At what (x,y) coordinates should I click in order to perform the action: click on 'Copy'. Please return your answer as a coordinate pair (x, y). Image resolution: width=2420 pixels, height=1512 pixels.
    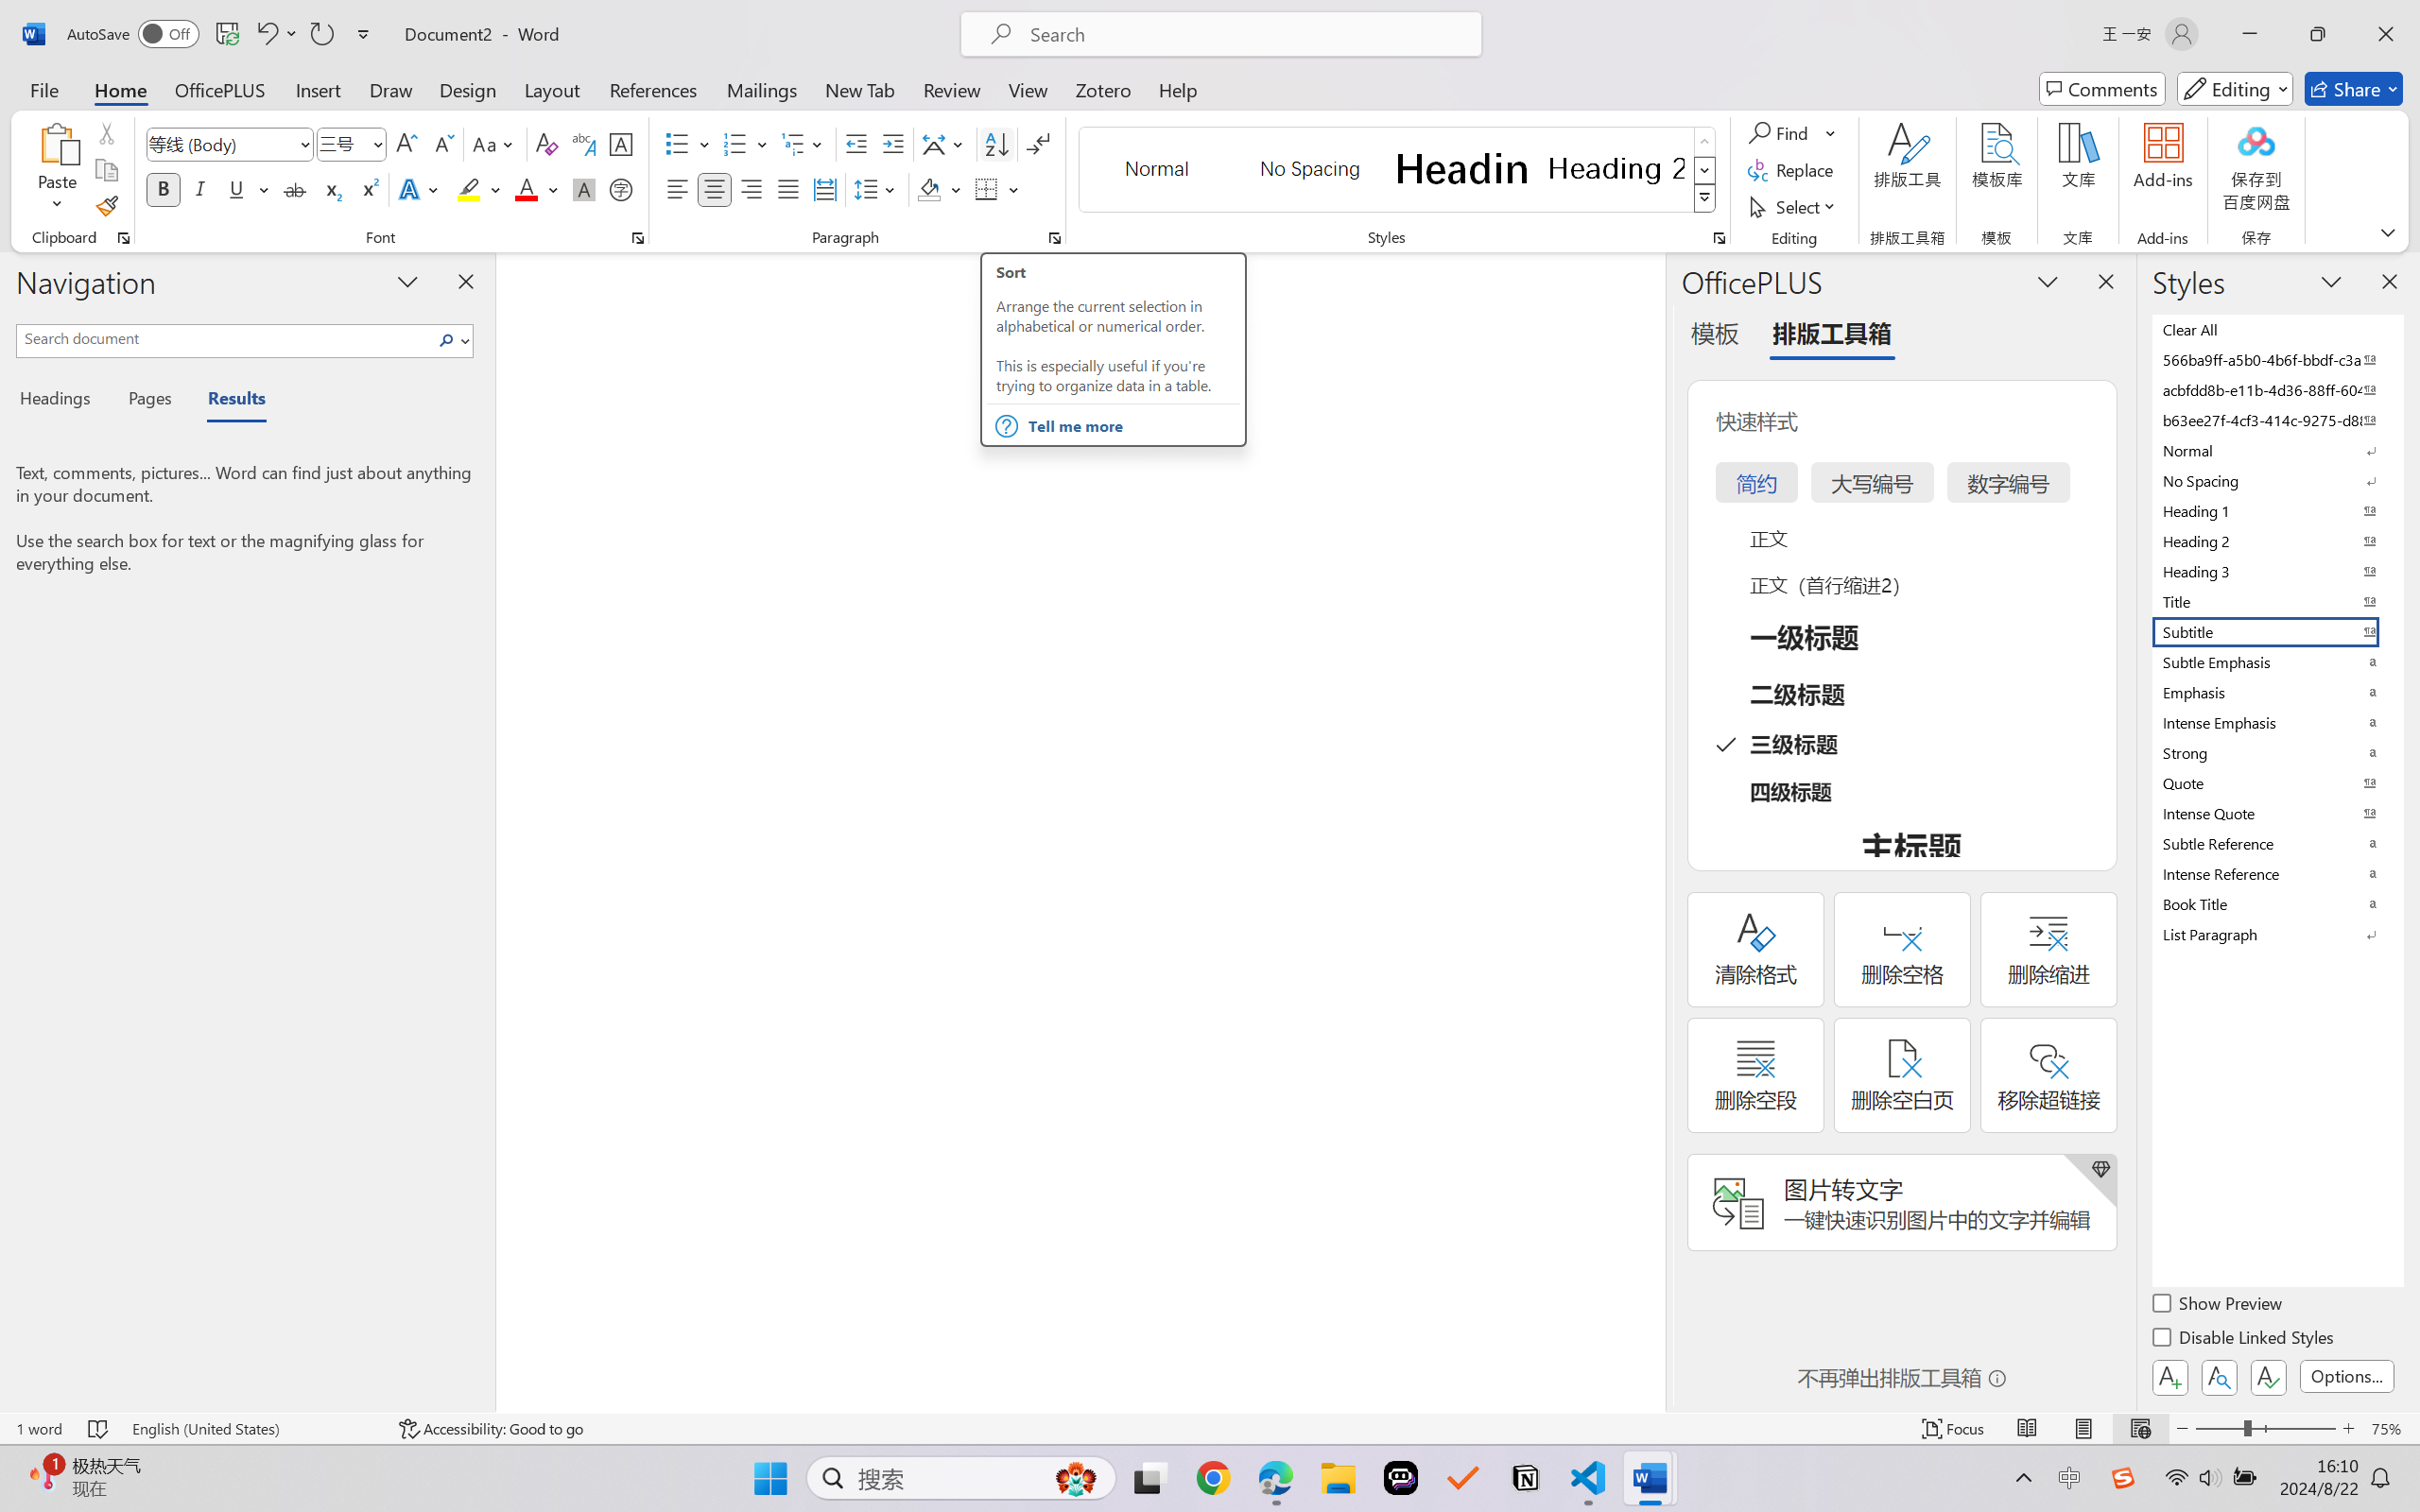
    Looking at the image, I should click on (105, 170).